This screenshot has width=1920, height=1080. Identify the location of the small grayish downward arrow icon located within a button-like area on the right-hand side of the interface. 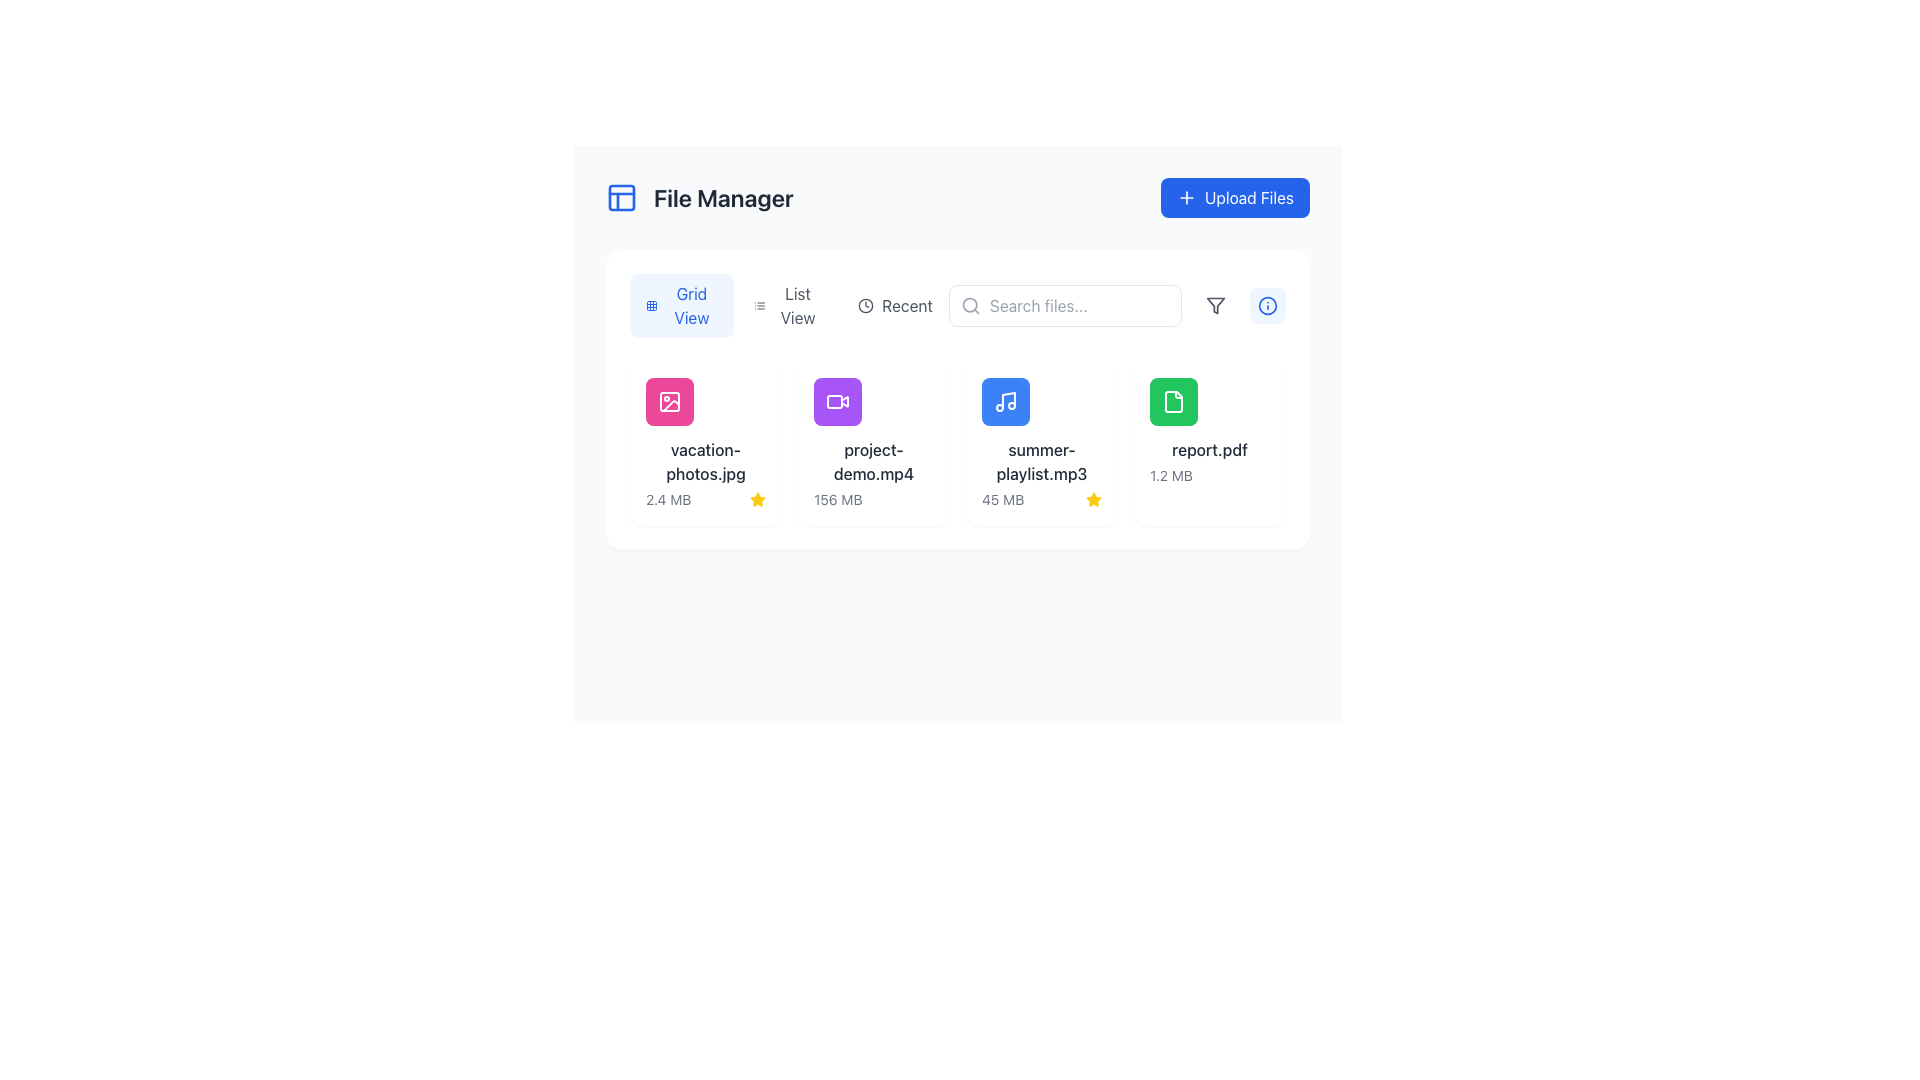
(999, 496).